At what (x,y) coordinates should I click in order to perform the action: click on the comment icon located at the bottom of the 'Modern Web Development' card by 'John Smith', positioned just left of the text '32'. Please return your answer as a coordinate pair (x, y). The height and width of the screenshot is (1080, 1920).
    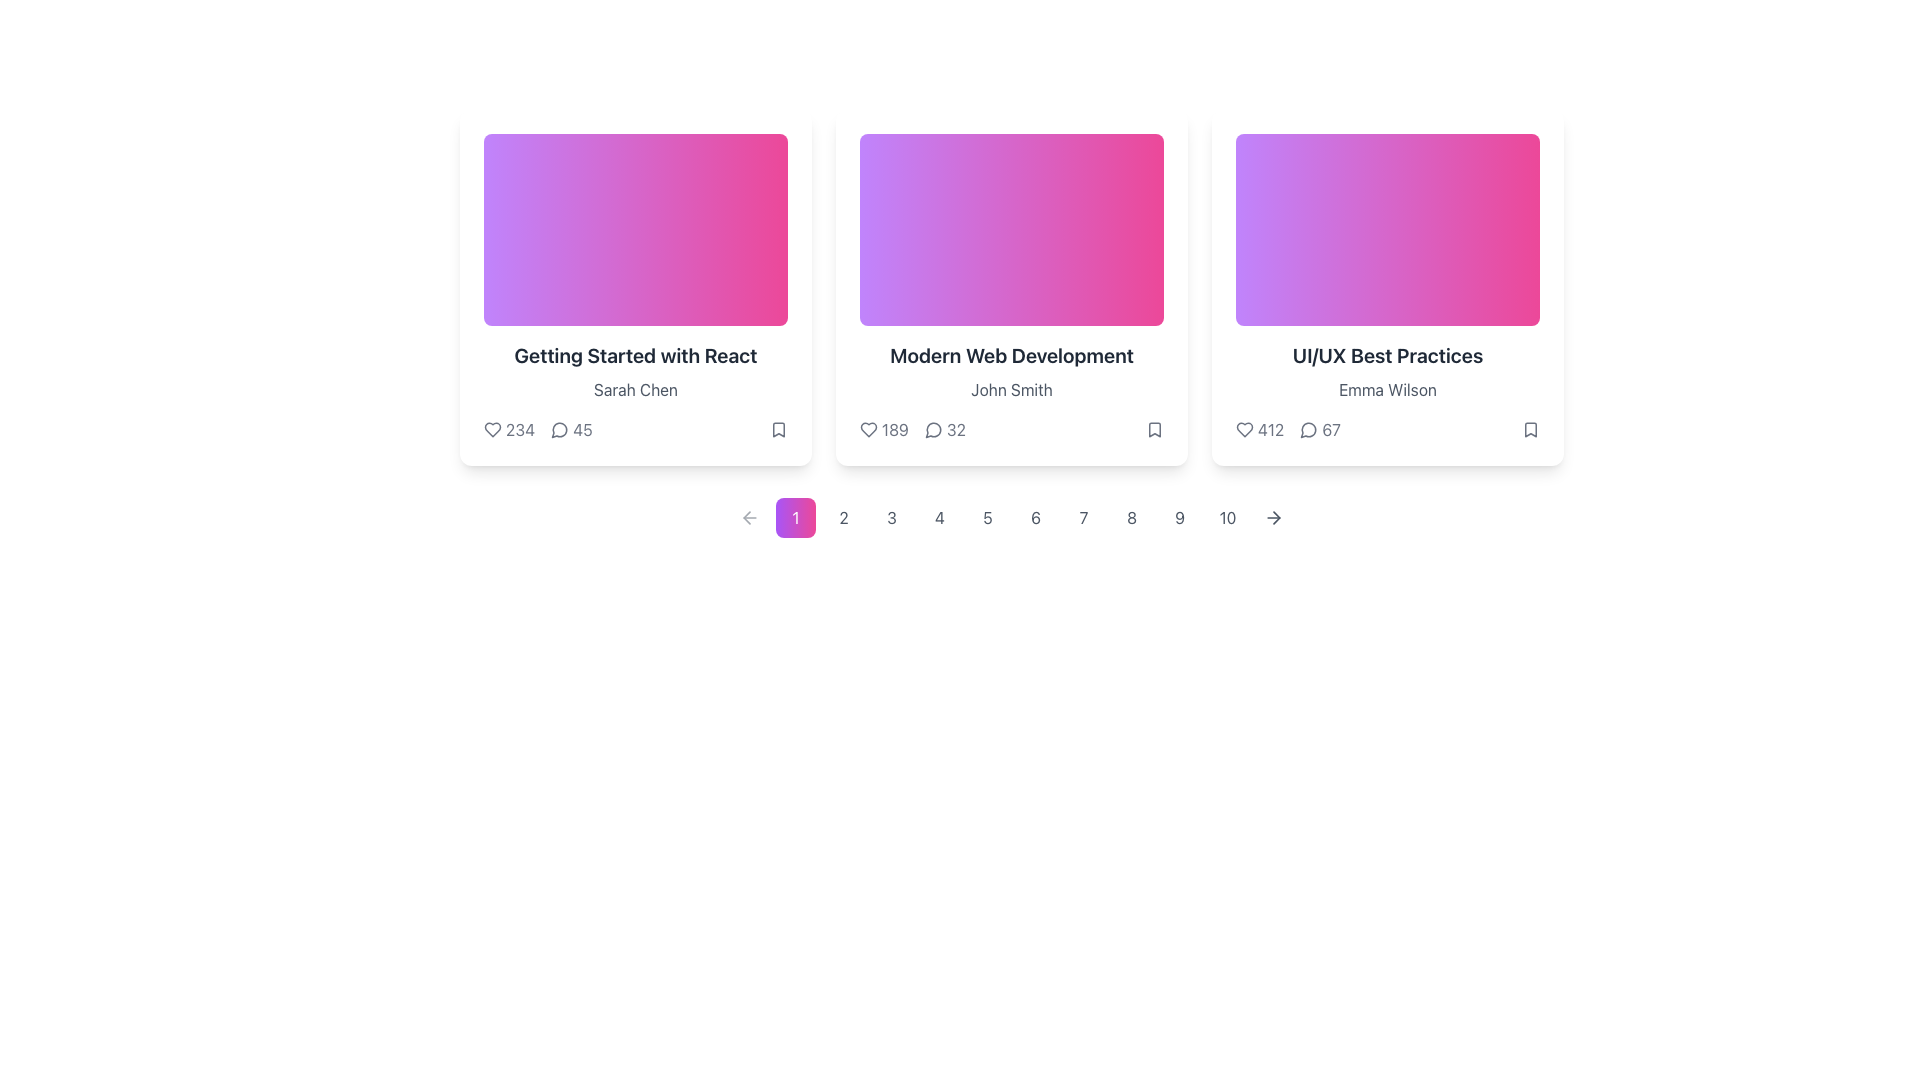
    Looking at the image, I should click on (932, 428).